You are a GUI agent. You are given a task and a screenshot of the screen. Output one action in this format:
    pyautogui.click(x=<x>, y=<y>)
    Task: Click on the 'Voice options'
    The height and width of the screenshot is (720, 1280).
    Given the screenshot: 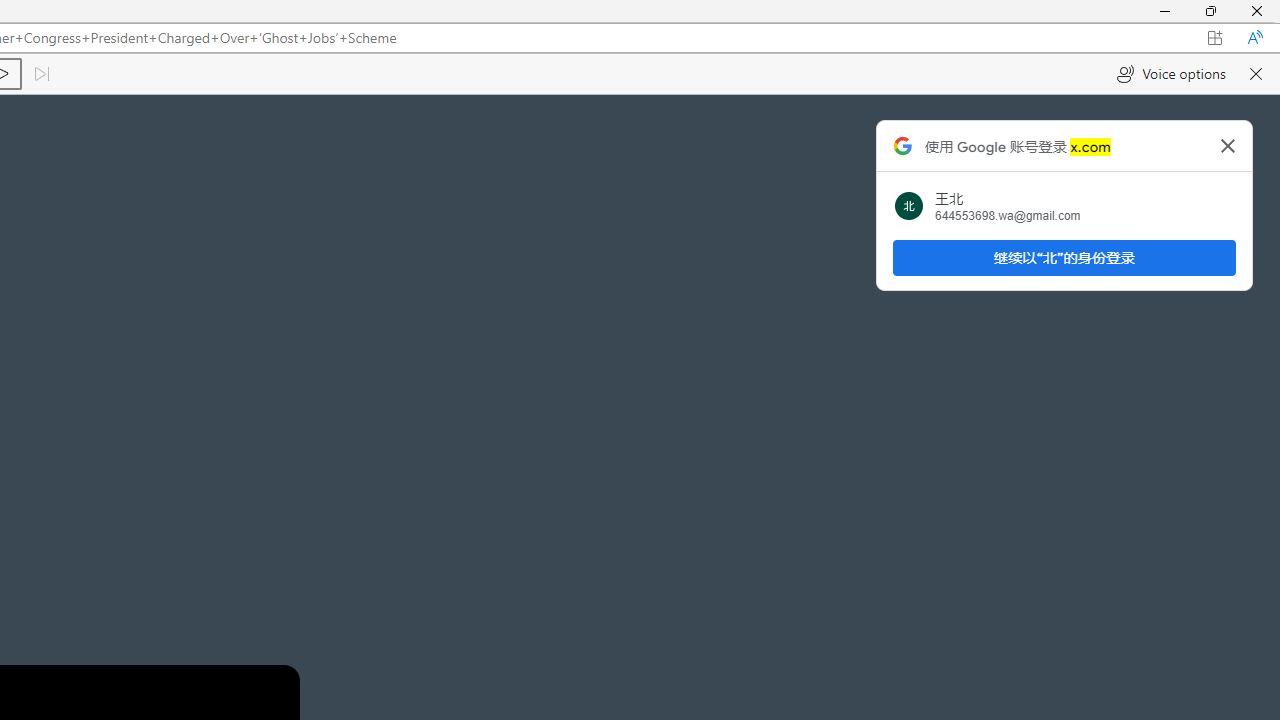 What is the action you would take?
    pyautogui.click(x=1171, y=73)
    